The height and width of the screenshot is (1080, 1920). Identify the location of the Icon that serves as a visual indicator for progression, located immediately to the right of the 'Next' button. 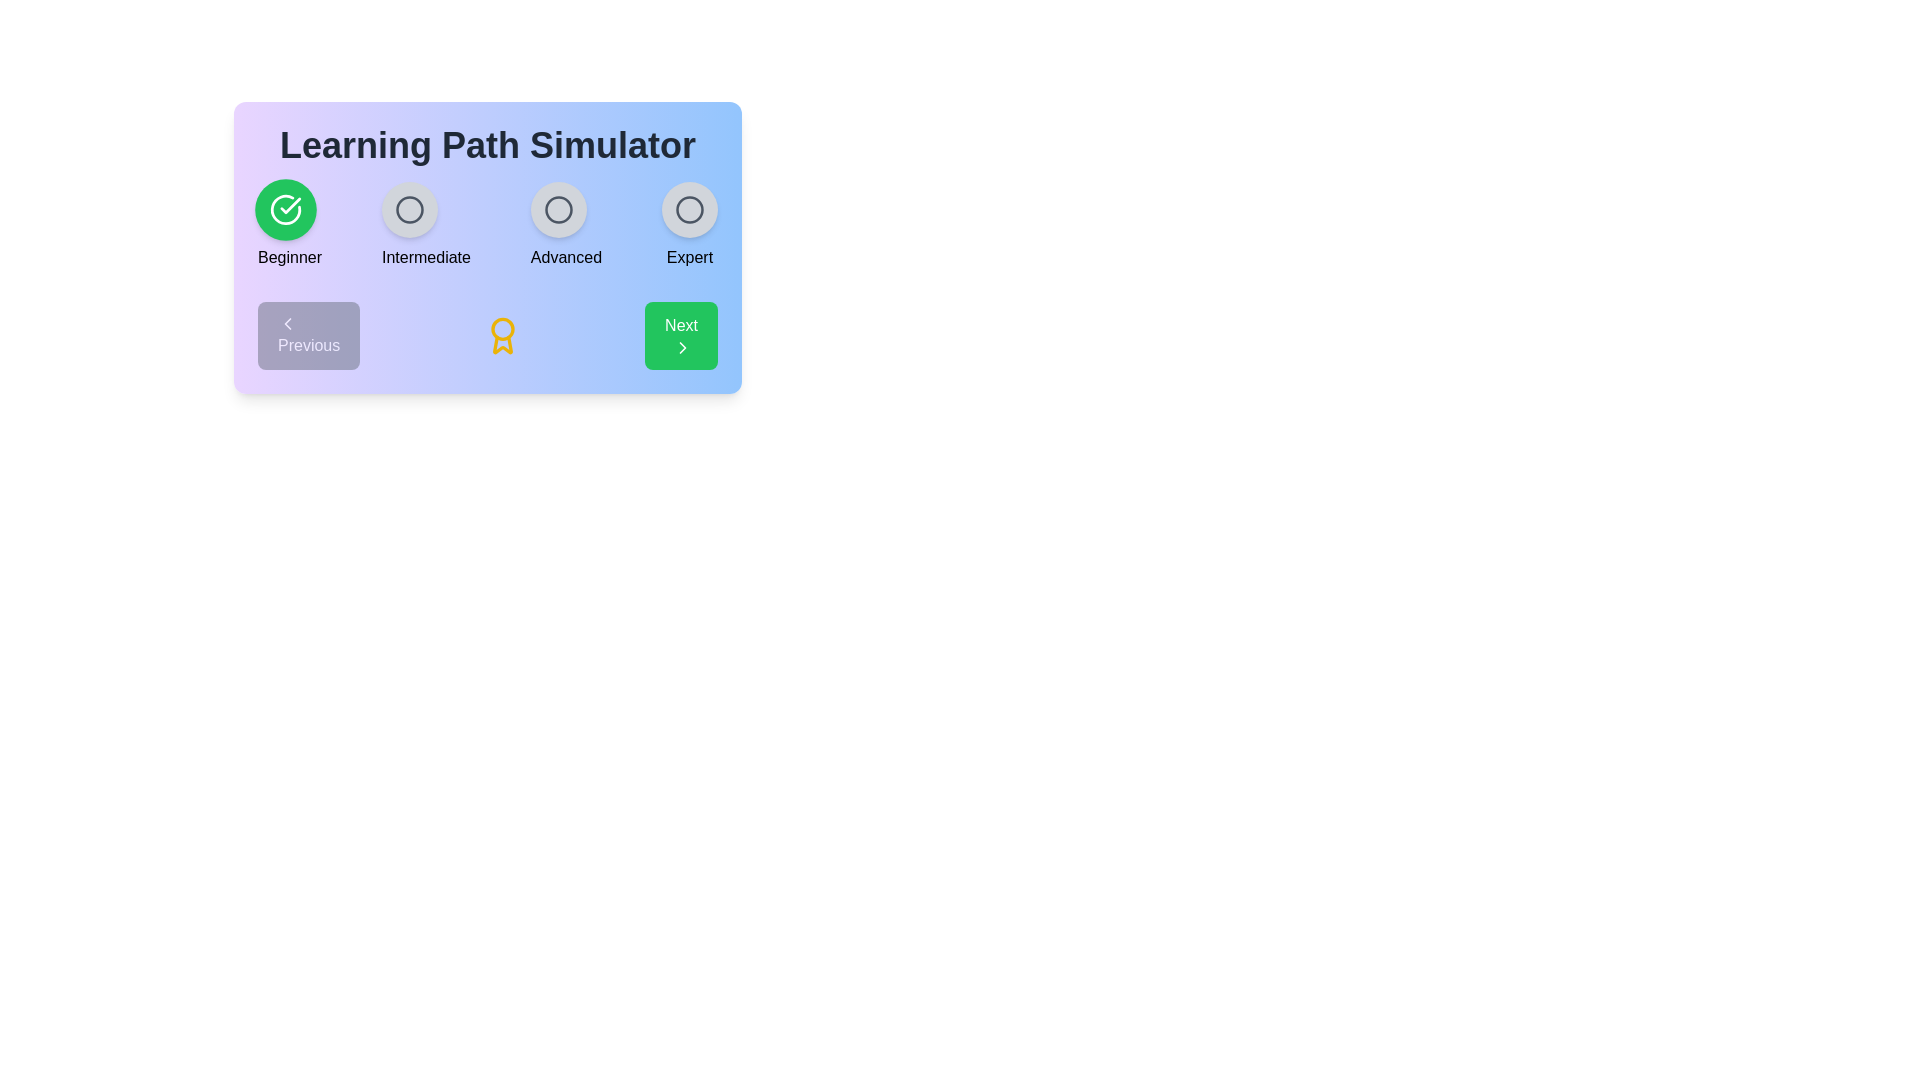
(683, 346).